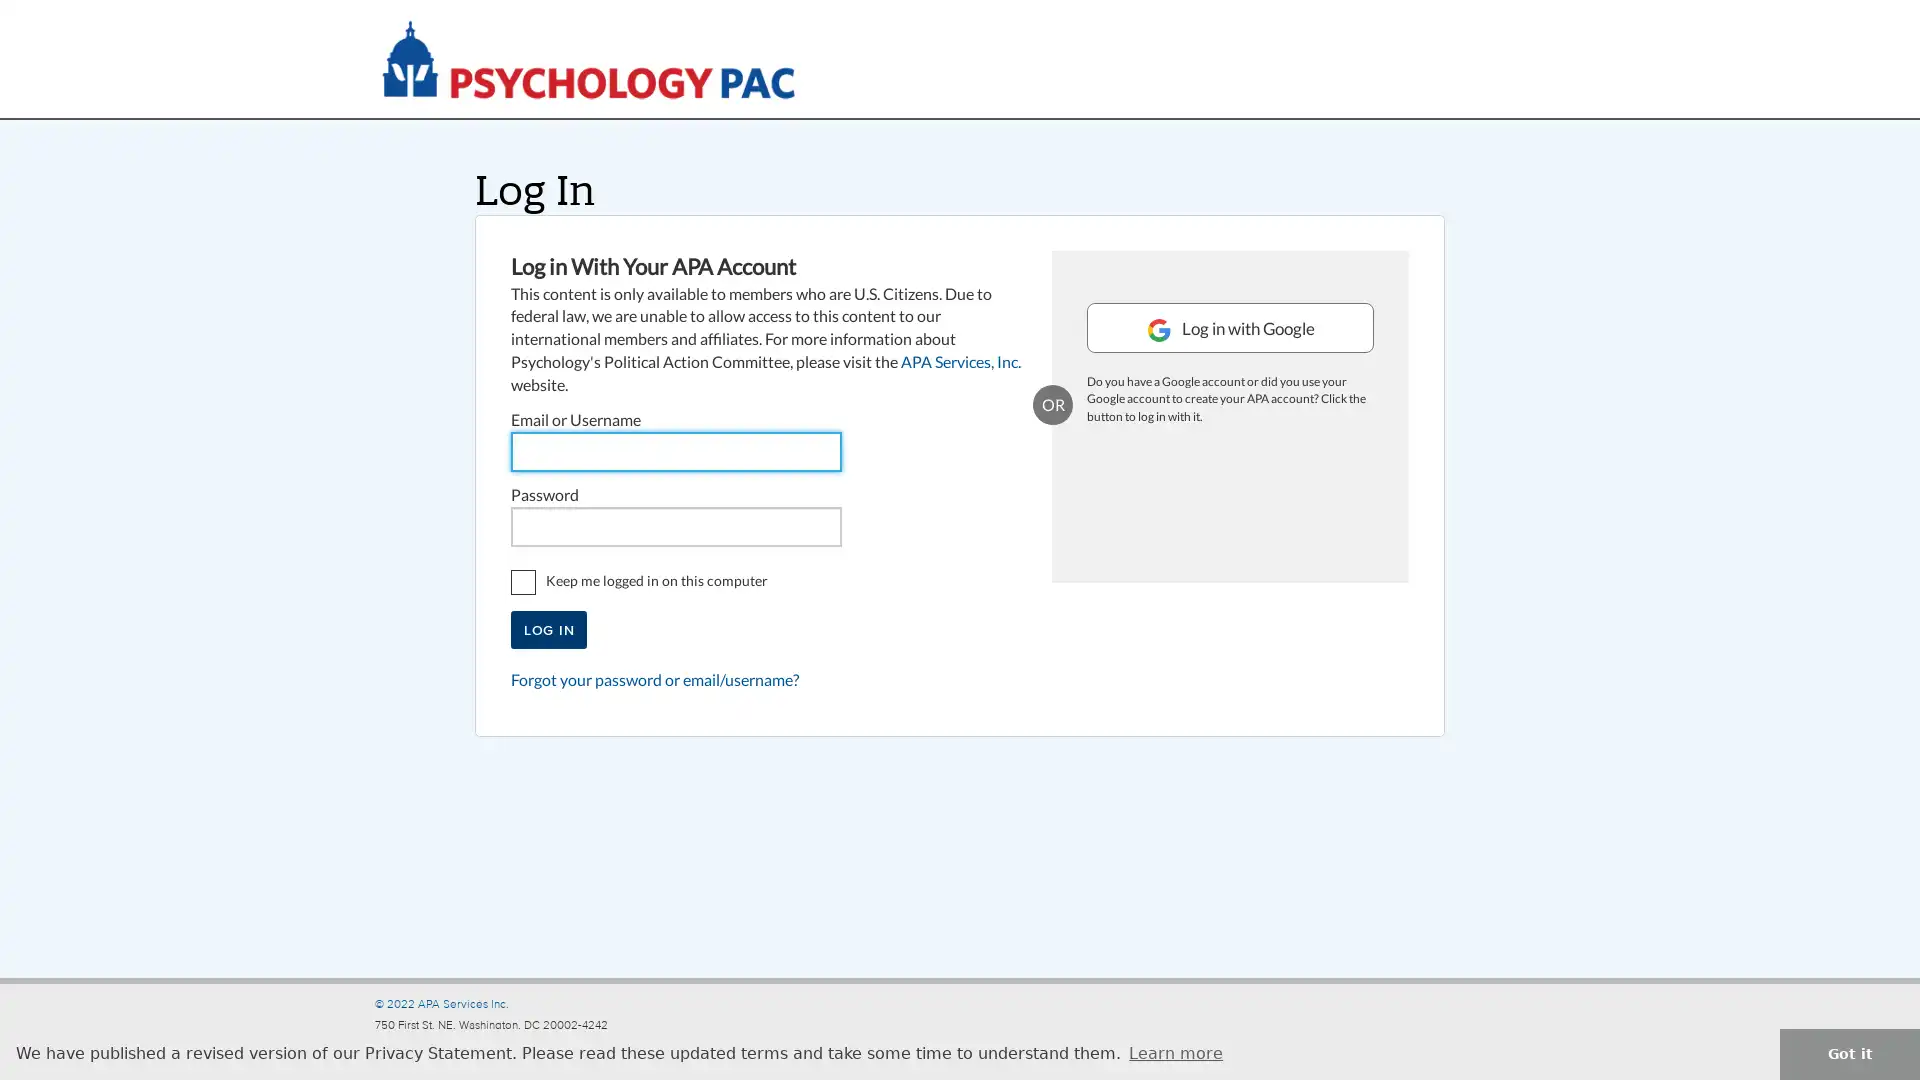 Image resolution: width=1920 pixels, height=1080 pixels. Describe the element at coordinates (1228, 354) in the screenshot. I see `Log in with Google` at that location.